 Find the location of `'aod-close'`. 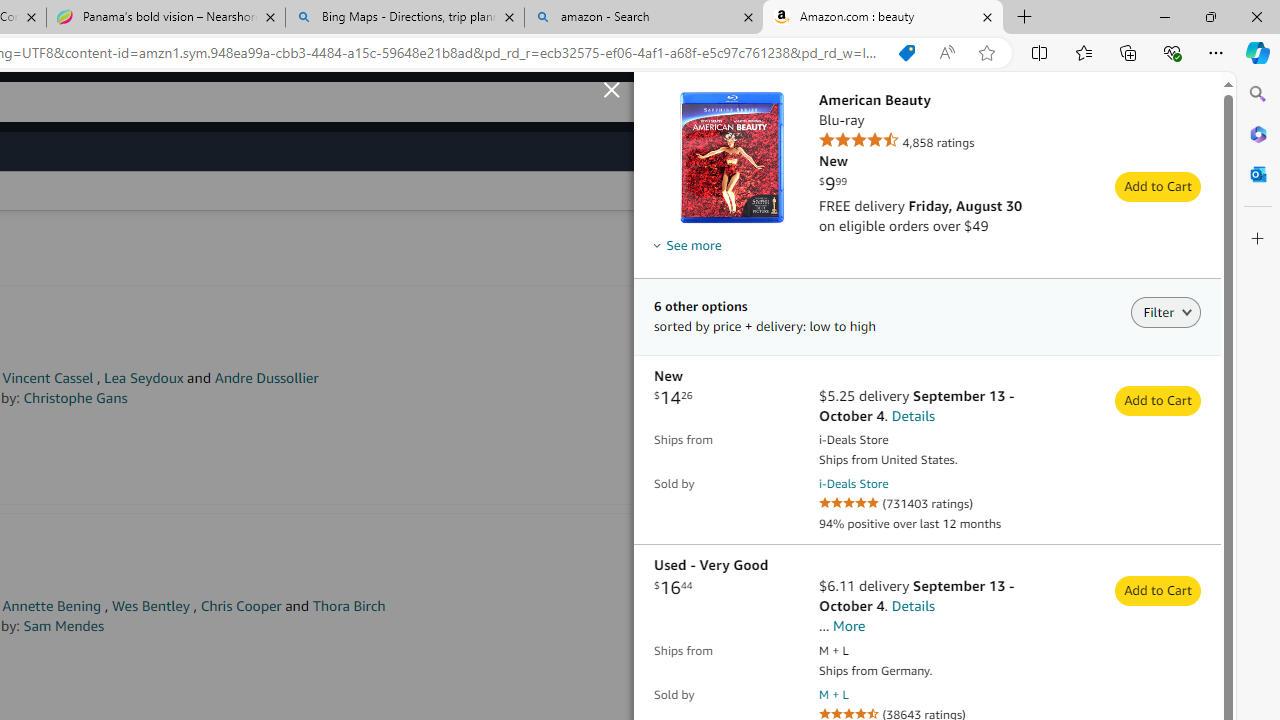

'aod-close' is located at coordinates (613, 86).